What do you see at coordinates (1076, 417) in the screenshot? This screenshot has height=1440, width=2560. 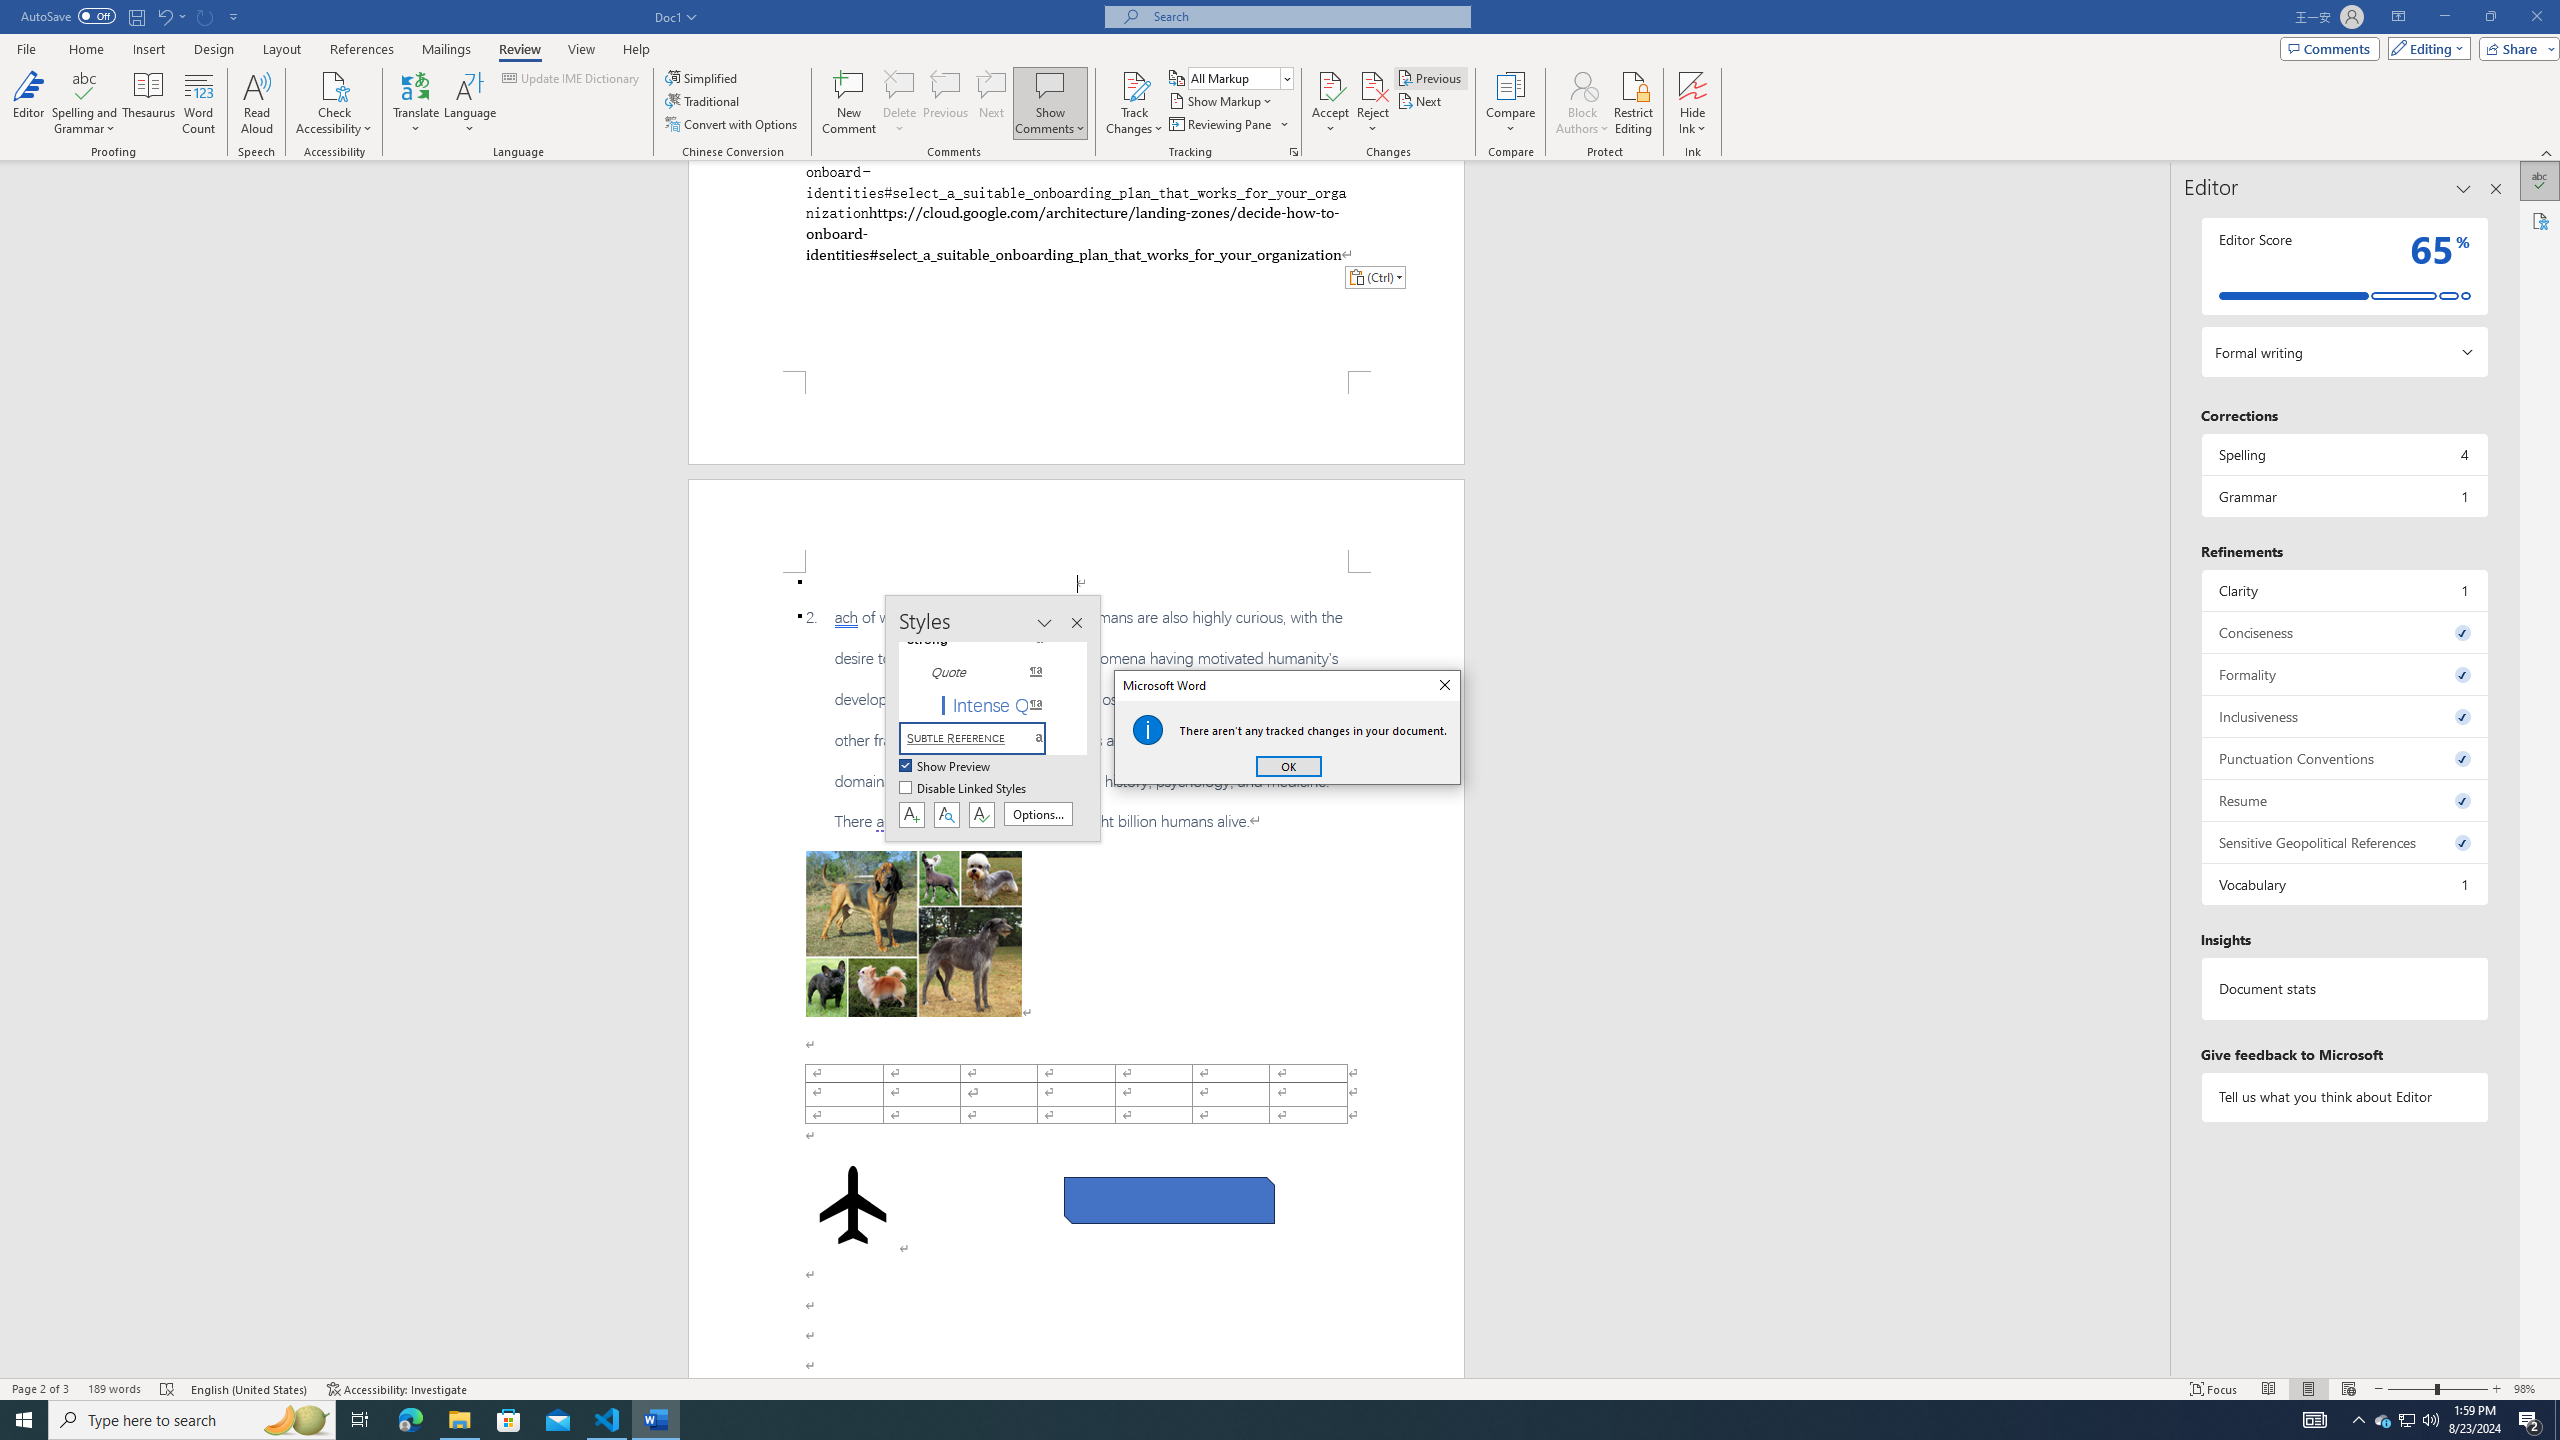 I see `'Footer -Section 1-'` at bounding box center [1076, 417].